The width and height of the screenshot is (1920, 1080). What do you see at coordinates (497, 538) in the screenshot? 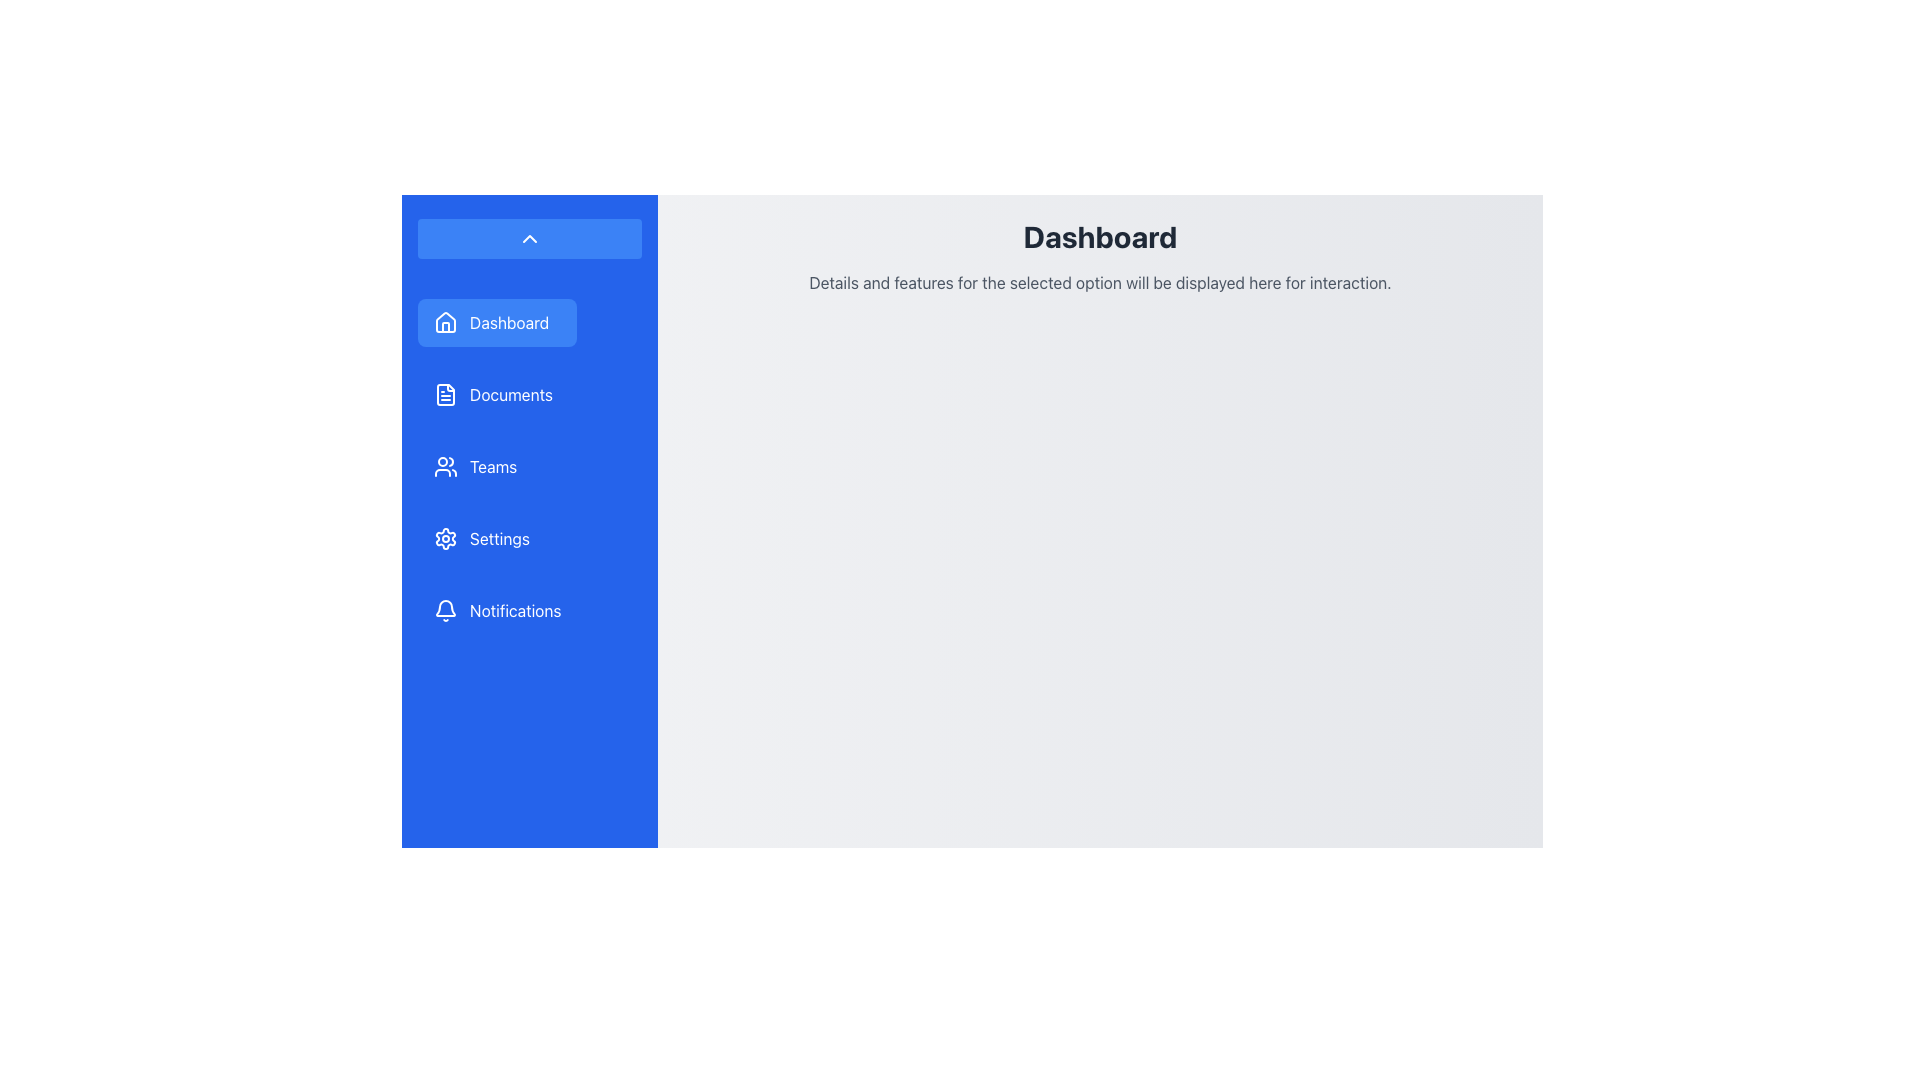
I see `the 'Settings' button, which is a horizontally aligned menu option with a cogwheel icon and white text on a blue background, located in the sidebar` at bounding box center [497, 538].